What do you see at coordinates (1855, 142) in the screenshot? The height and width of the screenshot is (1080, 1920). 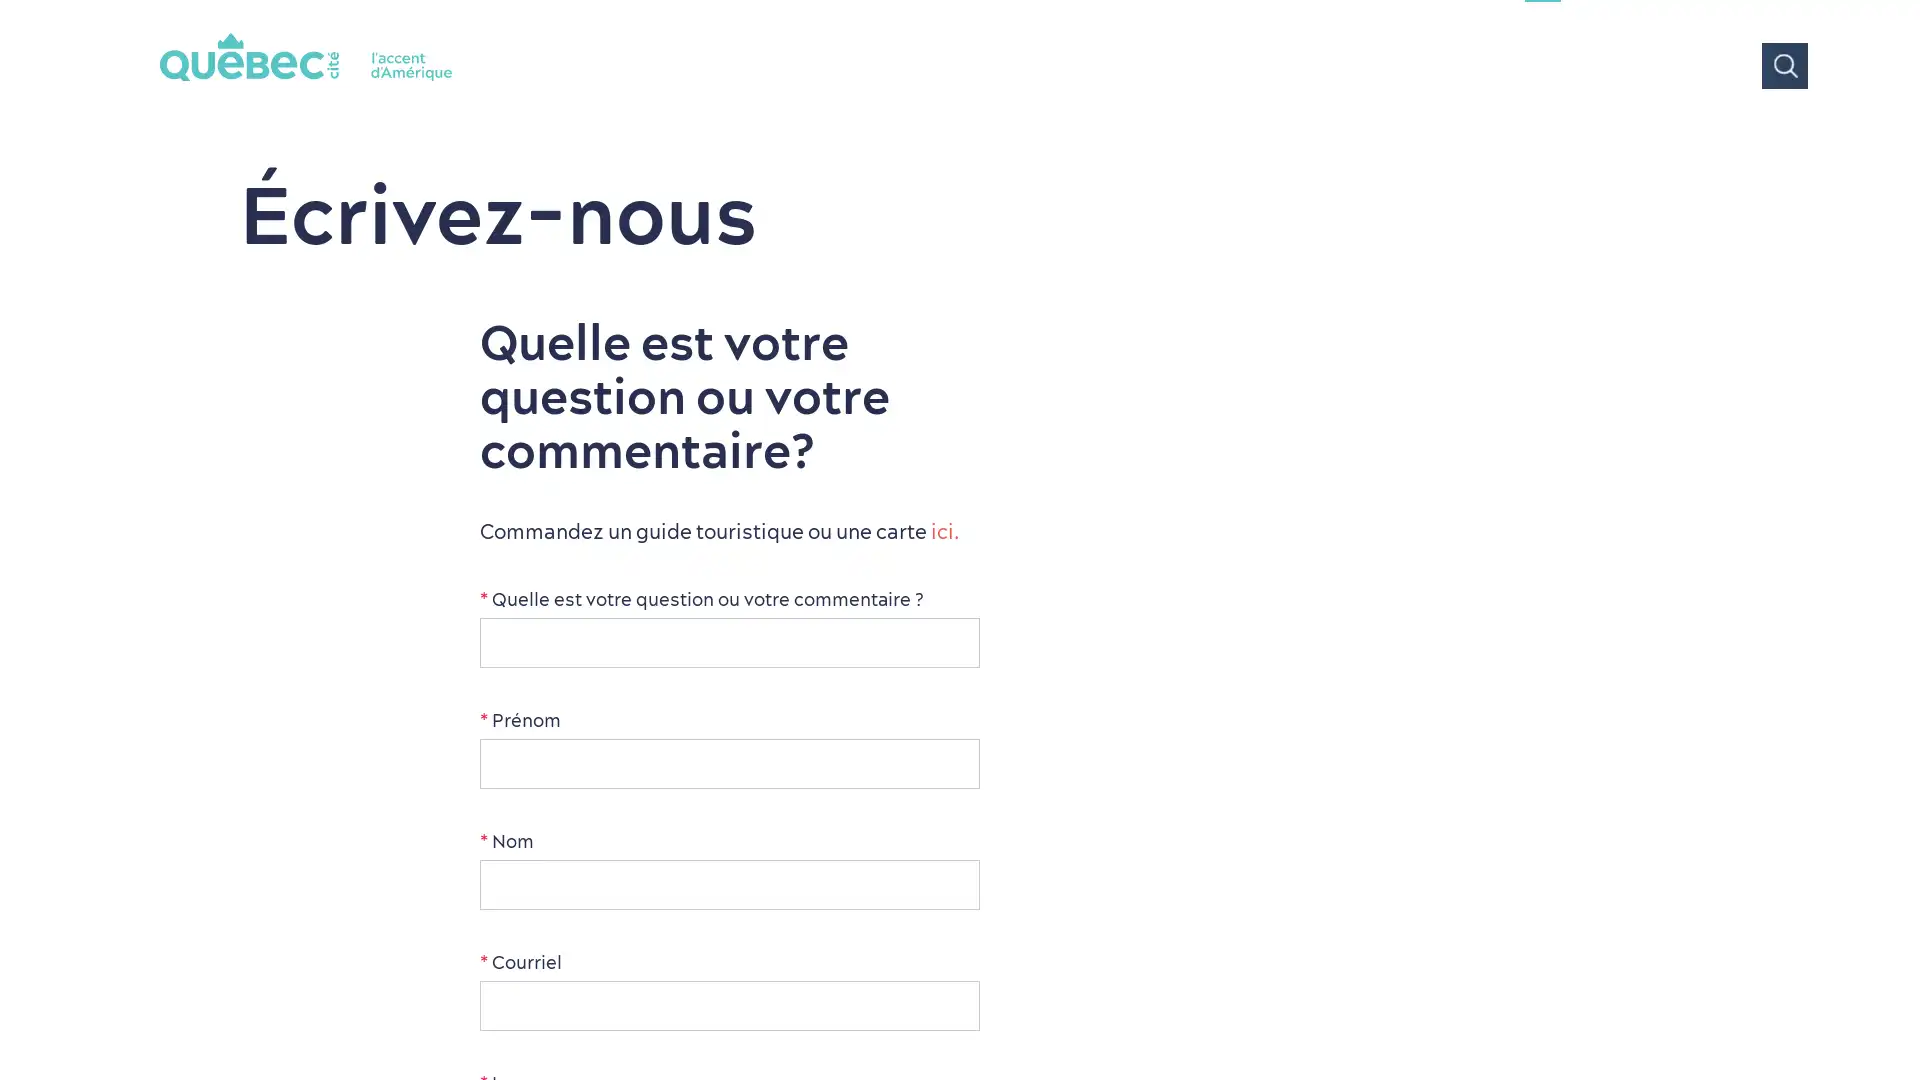 I see `Tous` at bounding box center [1855, 142].